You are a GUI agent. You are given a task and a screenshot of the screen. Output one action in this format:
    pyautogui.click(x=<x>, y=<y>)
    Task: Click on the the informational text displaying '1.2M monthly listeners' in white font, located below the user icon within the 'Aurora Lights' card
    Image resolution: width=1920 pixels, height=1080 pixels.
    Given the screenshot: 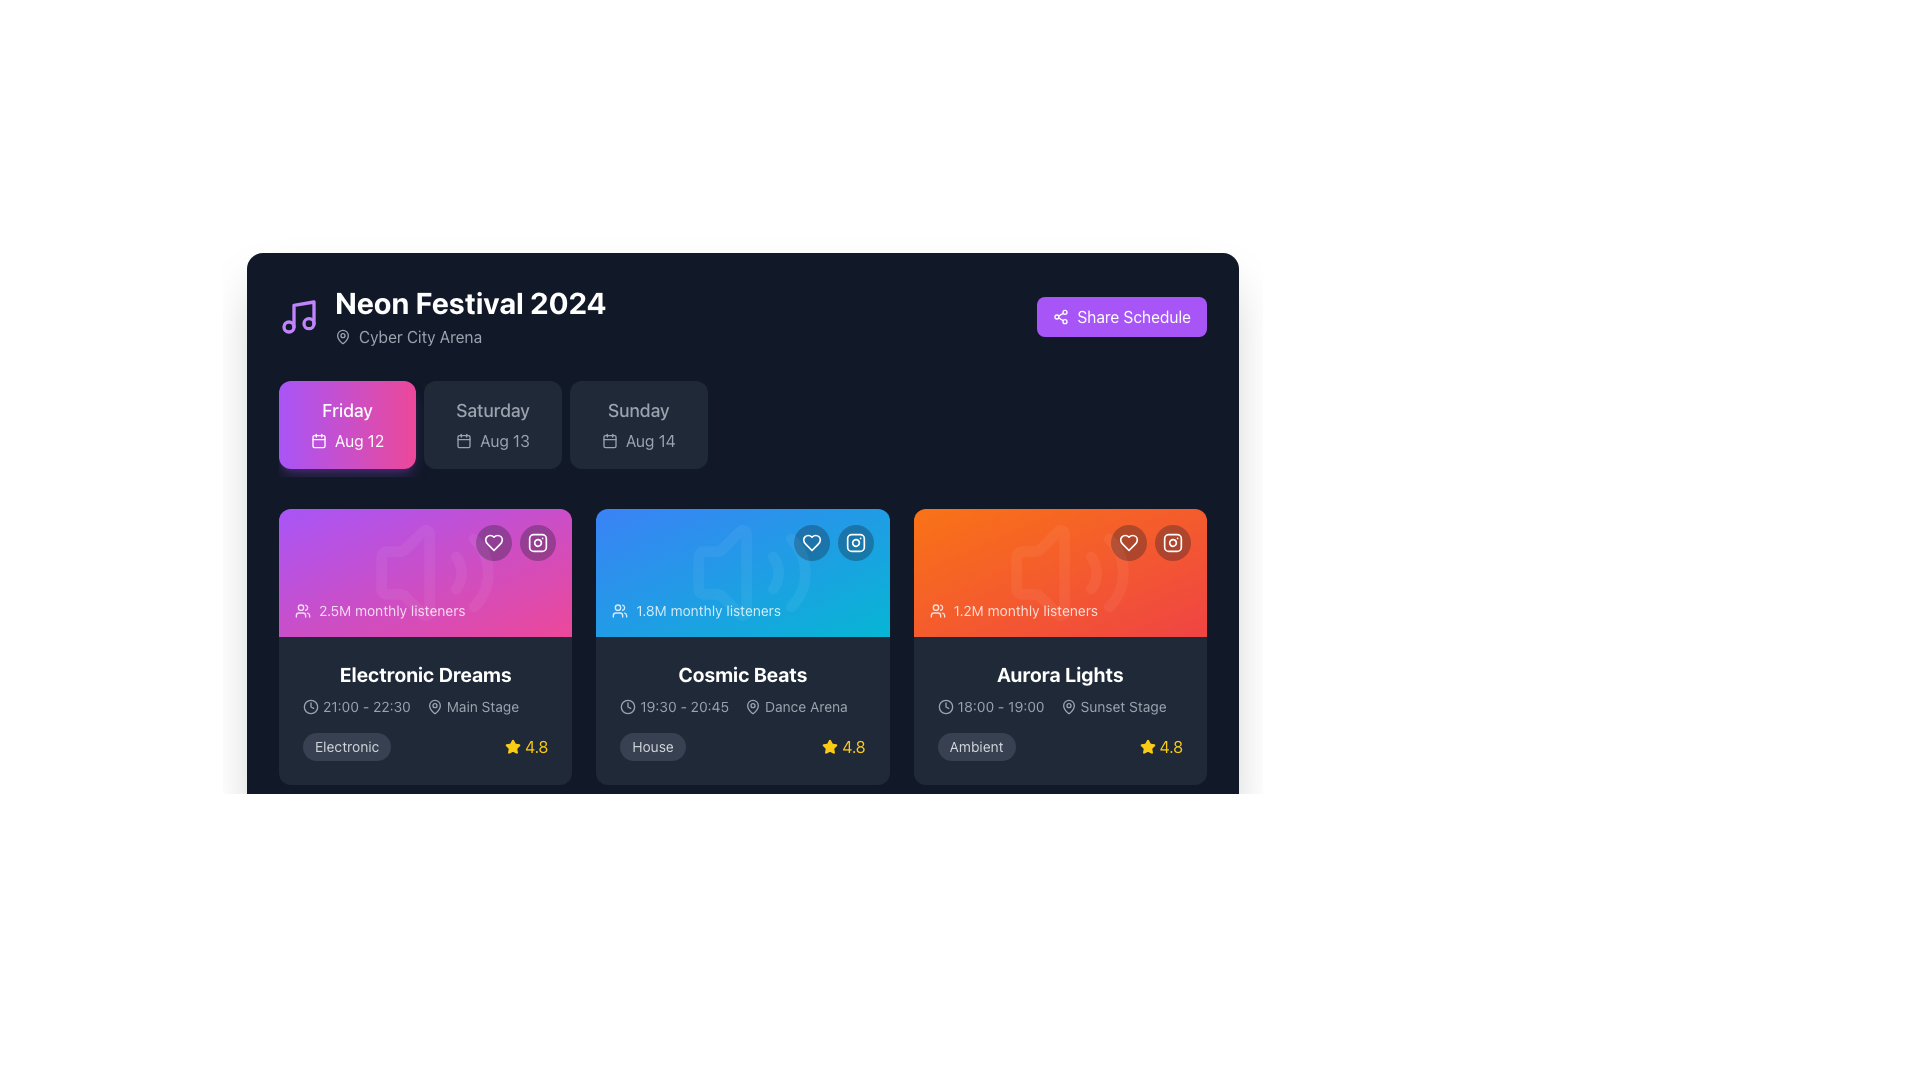 What is the action you would take?
    pyautogui.click(x=1025, y=609)
    